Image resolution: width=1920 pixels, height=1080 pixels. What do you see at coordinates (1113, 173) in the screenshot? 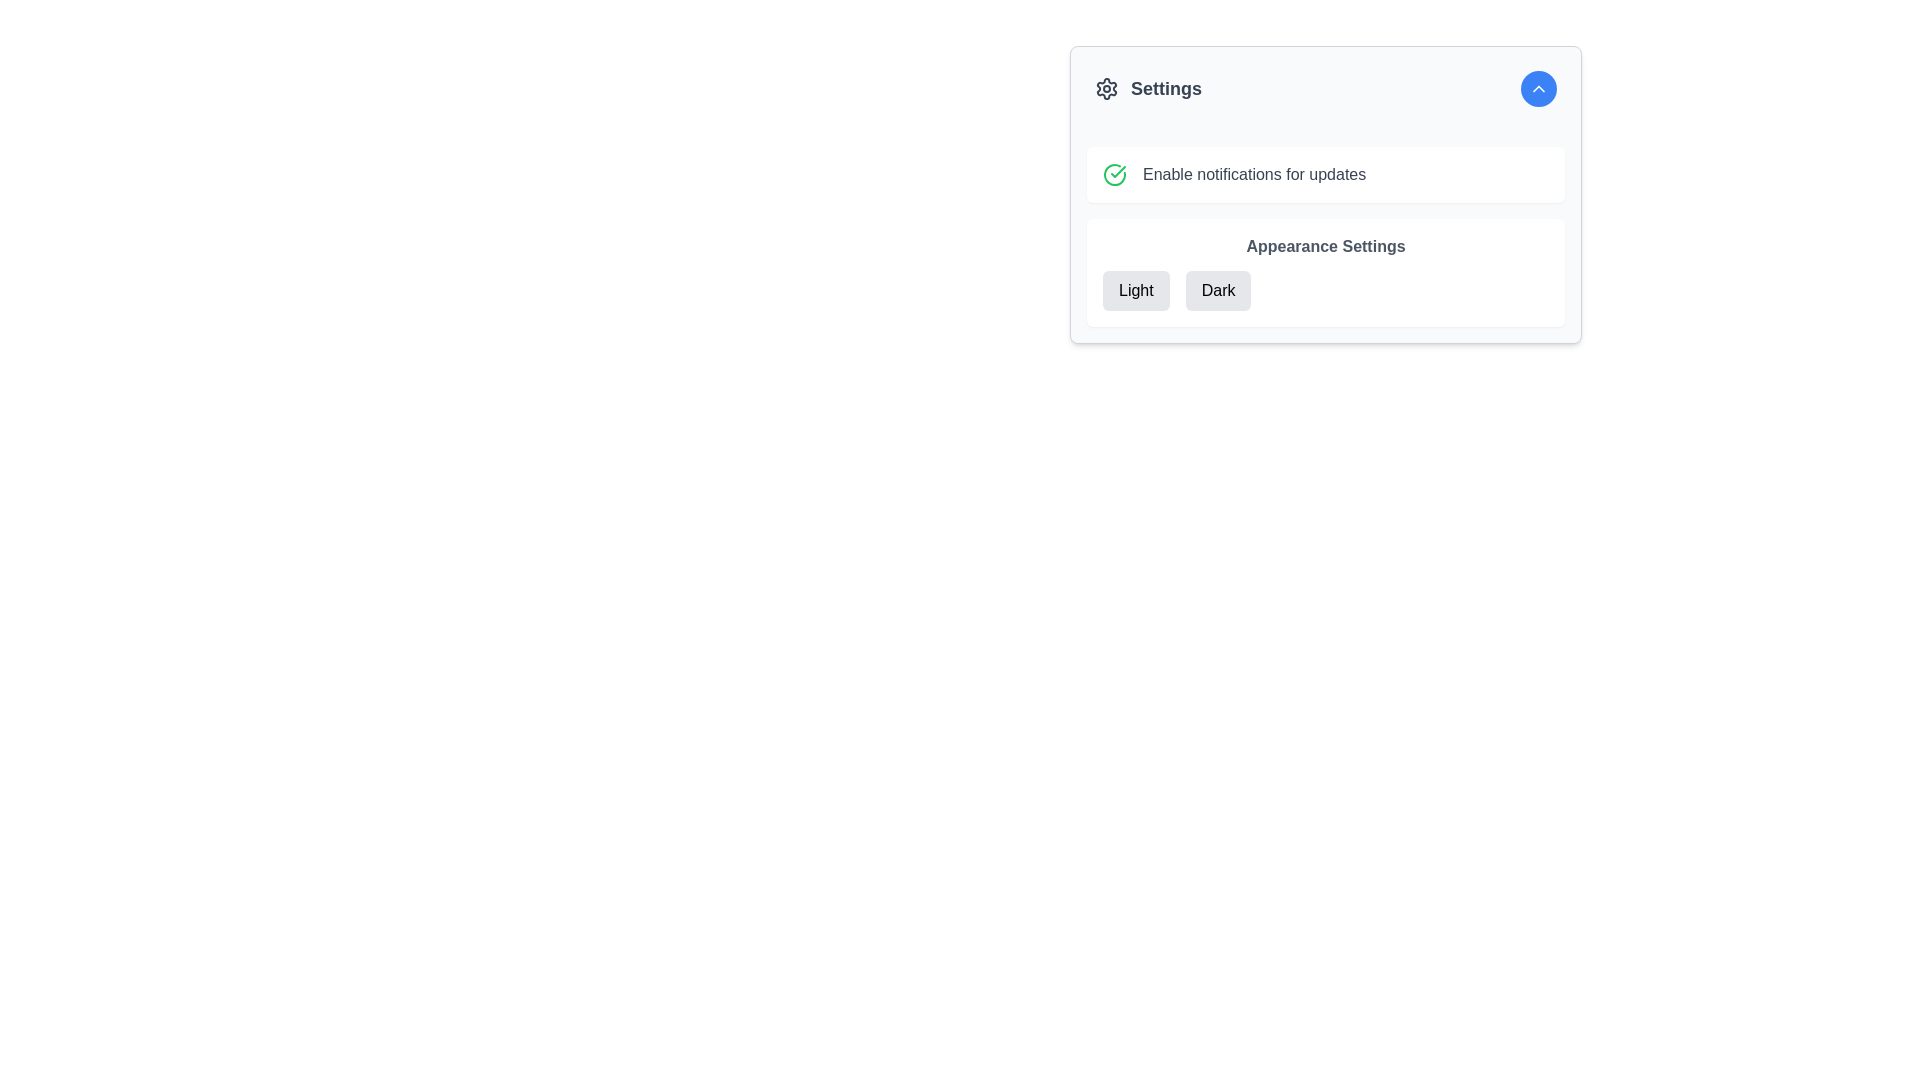
I see `the circular green icon with a checkmark, located to the left of the descriptive text under 'Enable notifications for updates'` at bounding box center [1113, 173].